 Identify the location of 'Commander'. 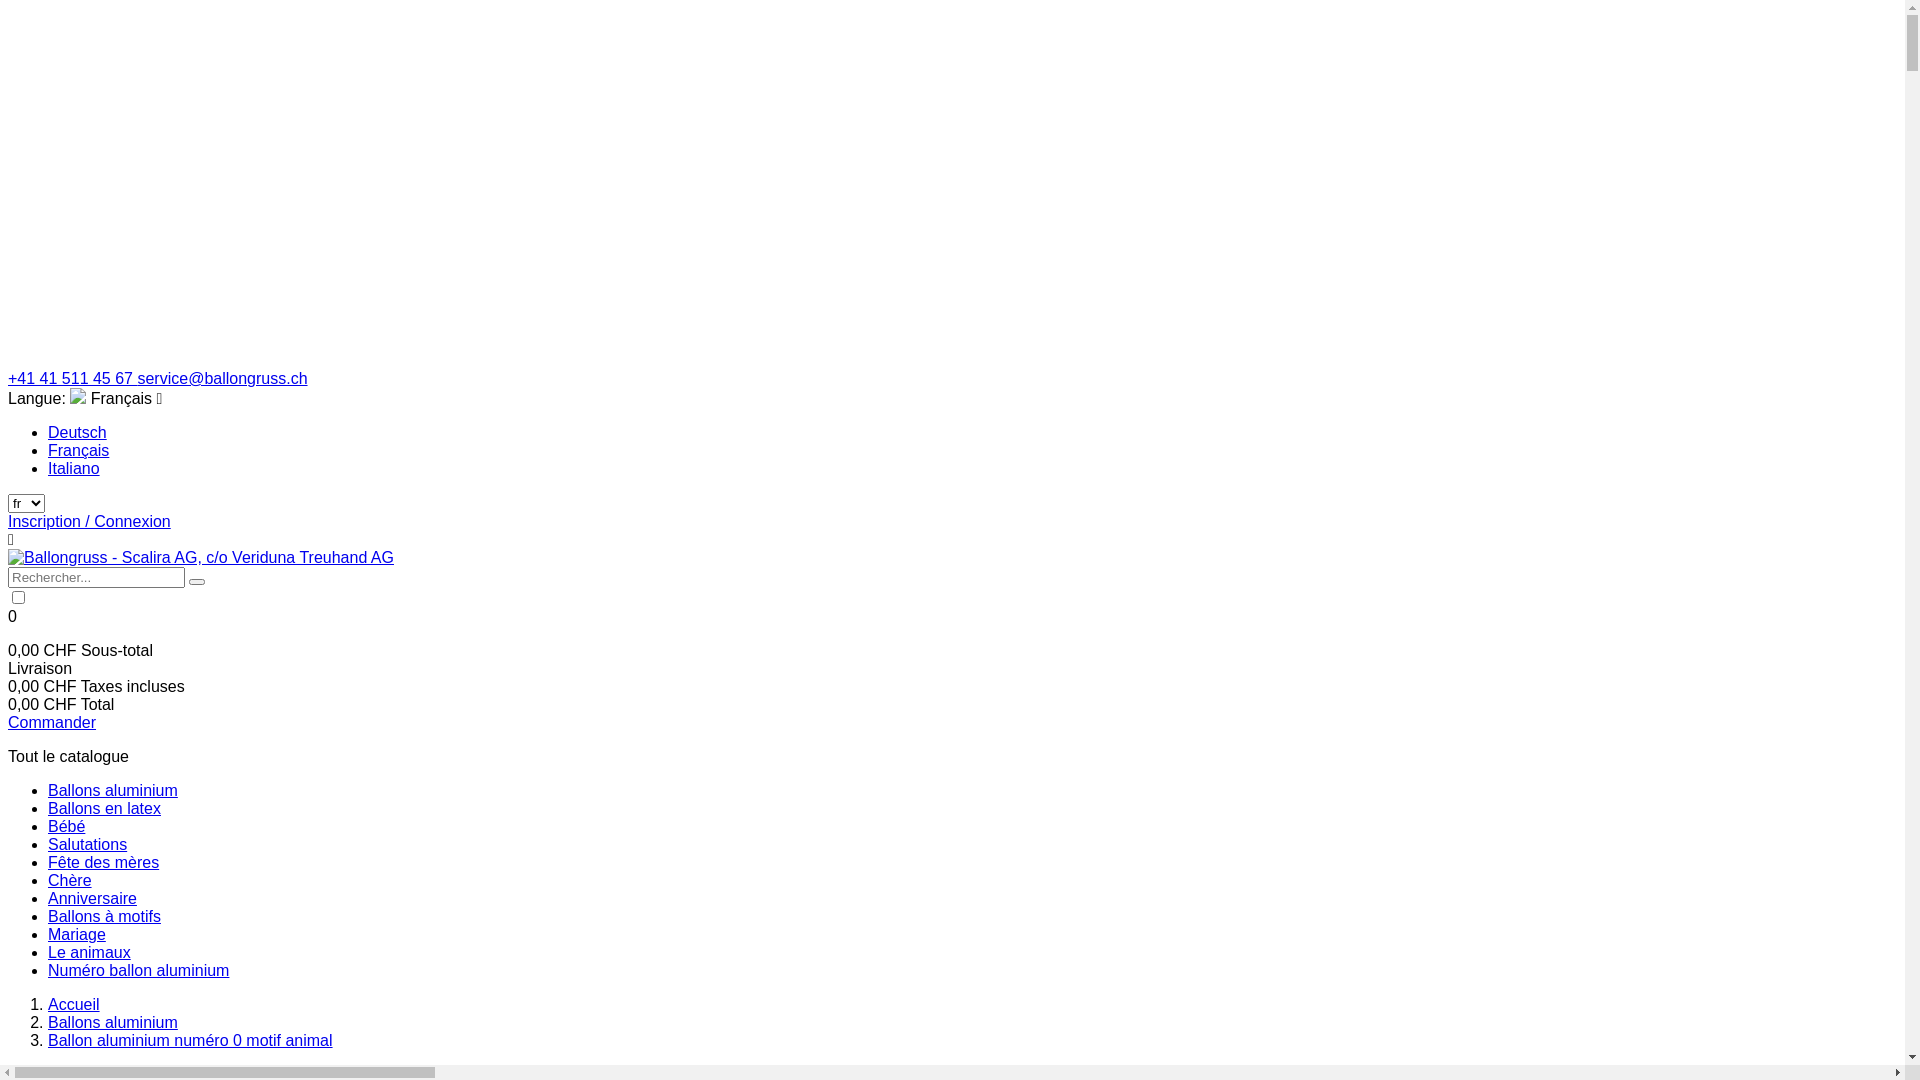
(52, 722).